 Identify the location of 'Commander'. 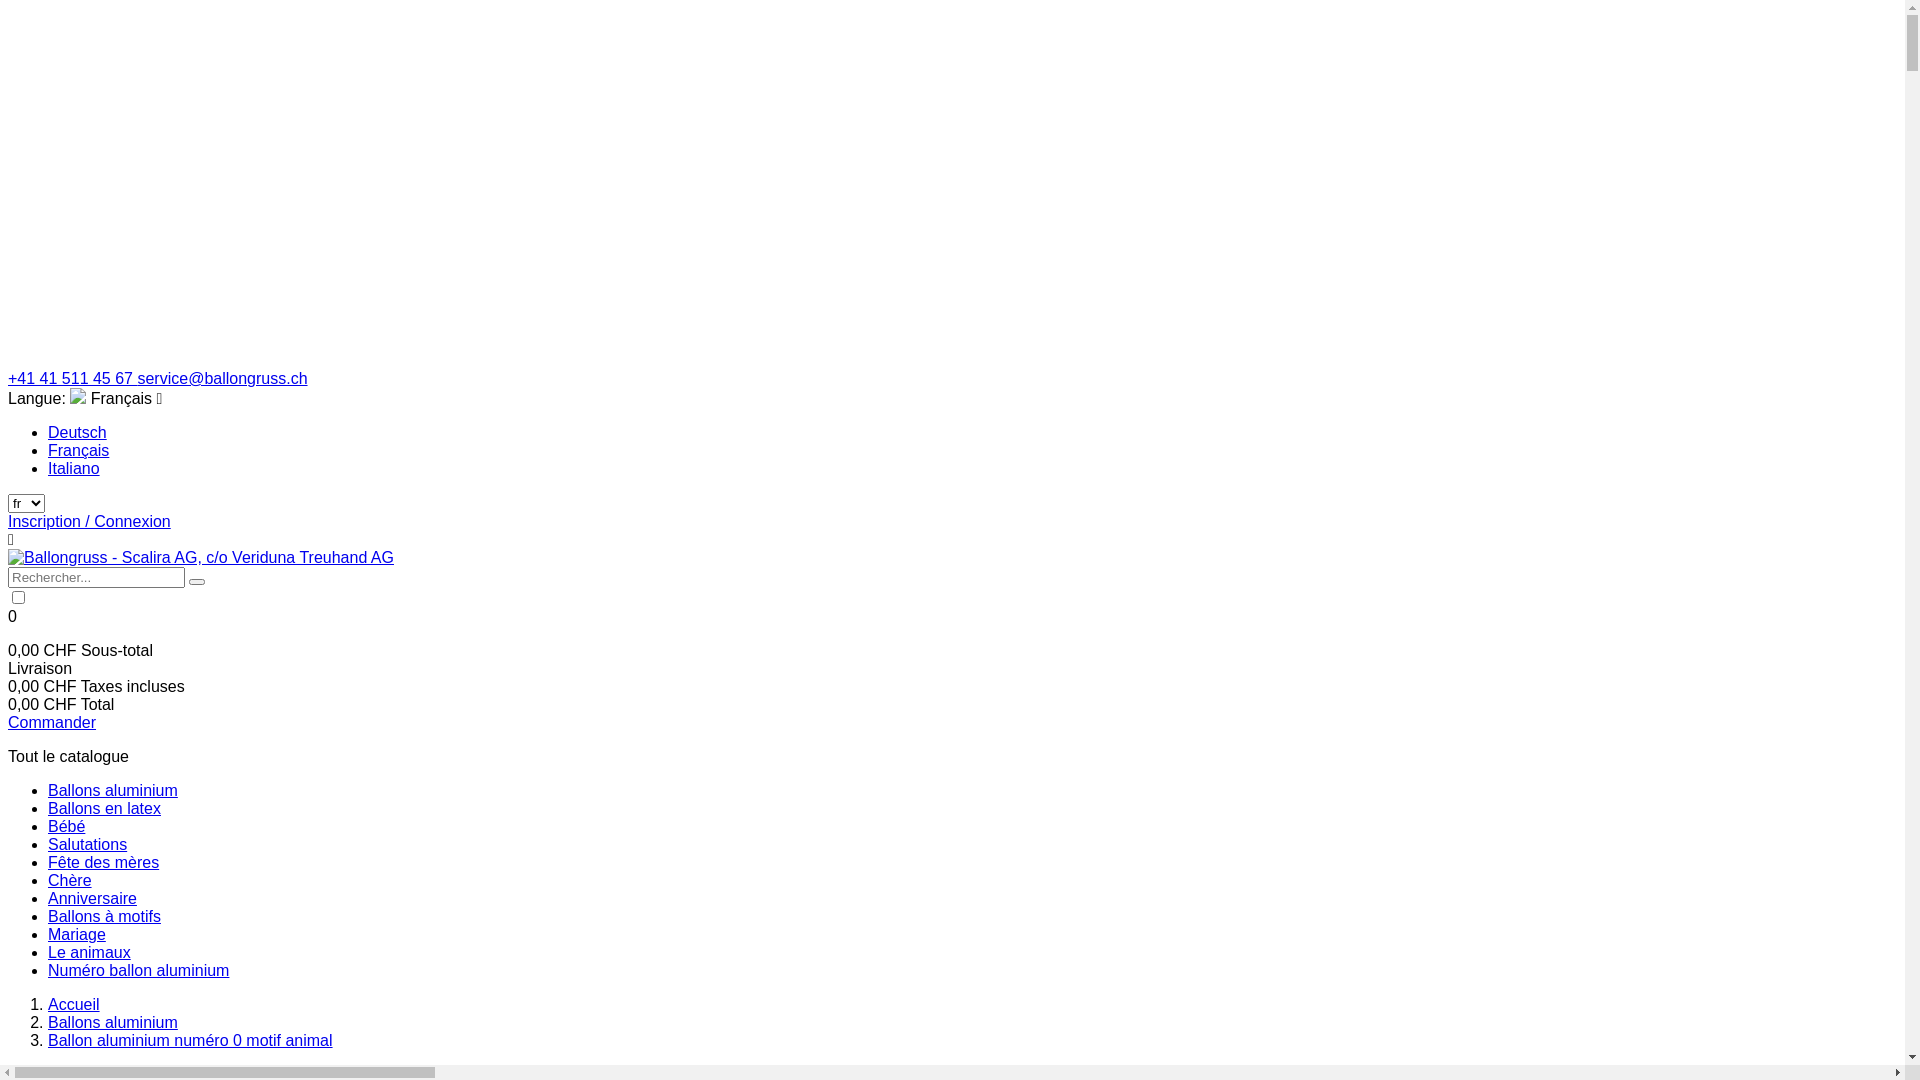
(52, 722).